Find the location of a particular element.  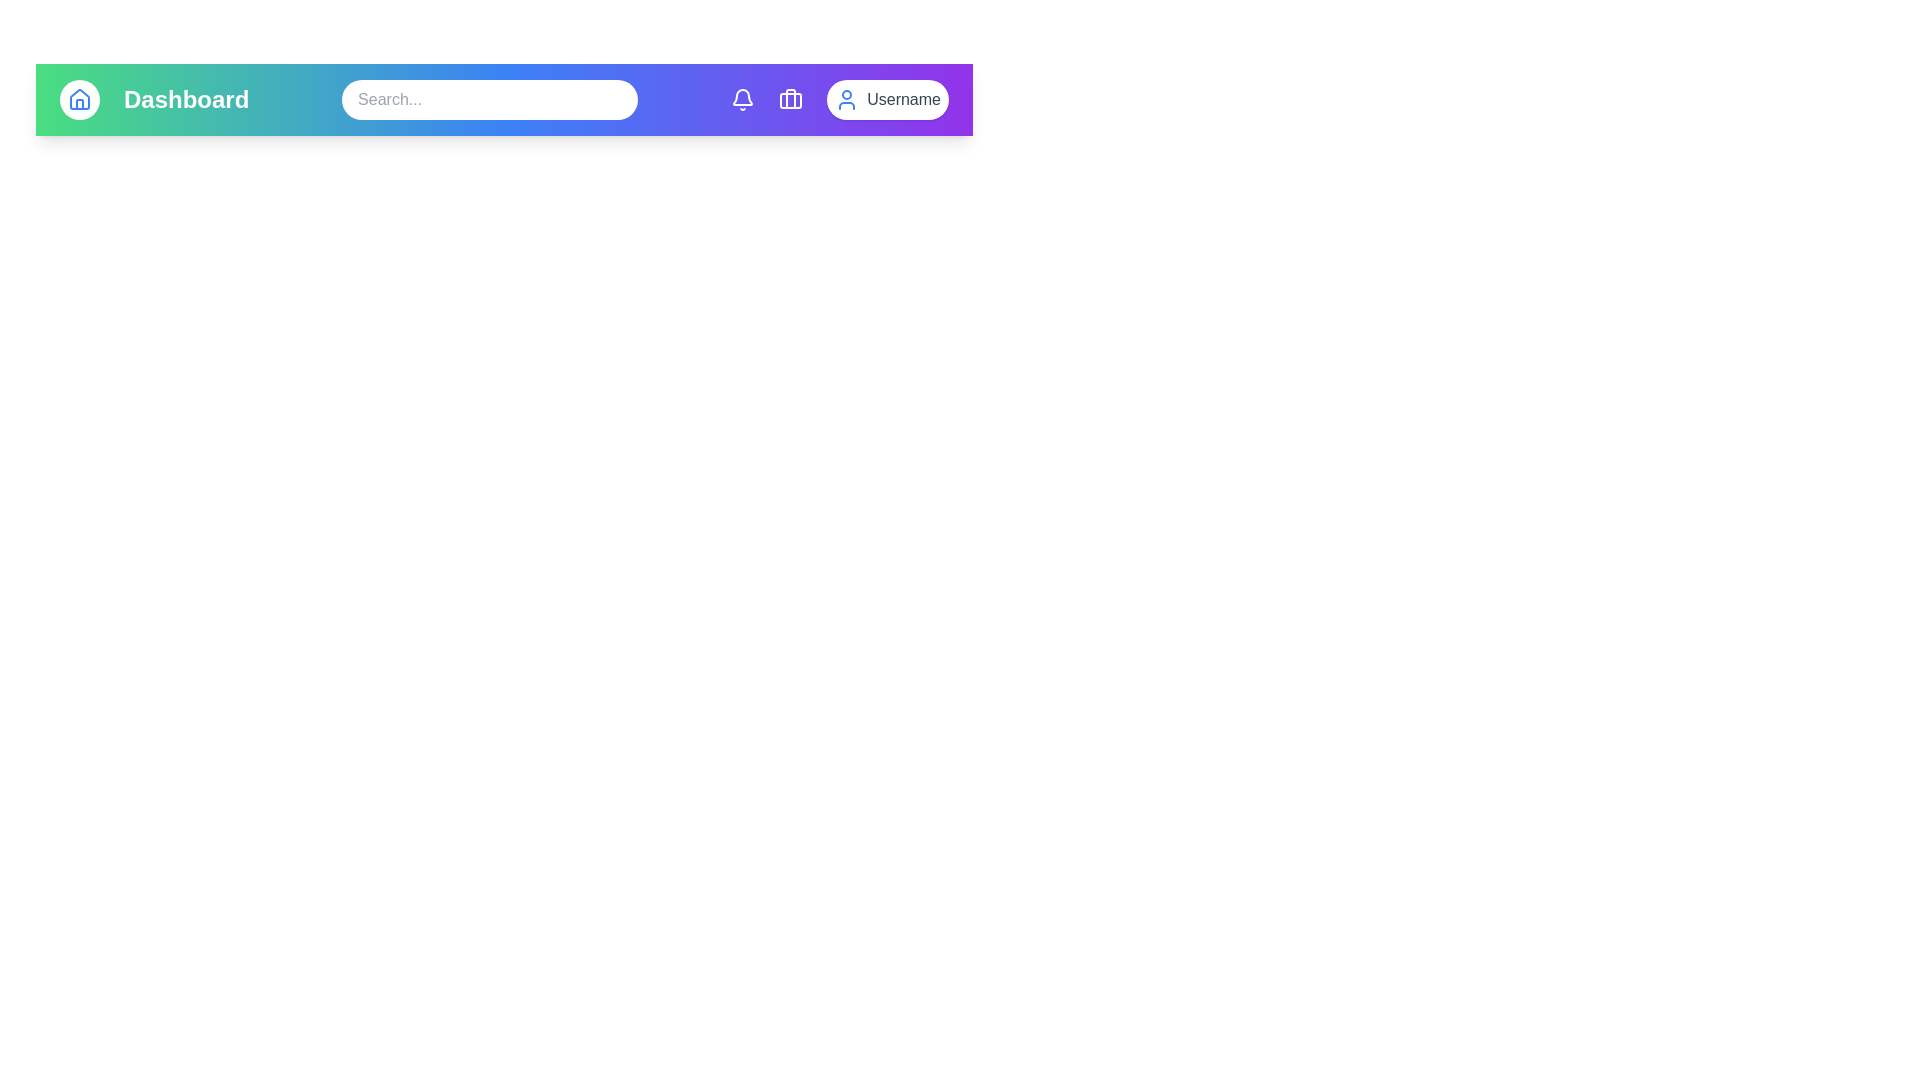

the search text field to focus on it is located at coordinates (489, 100).